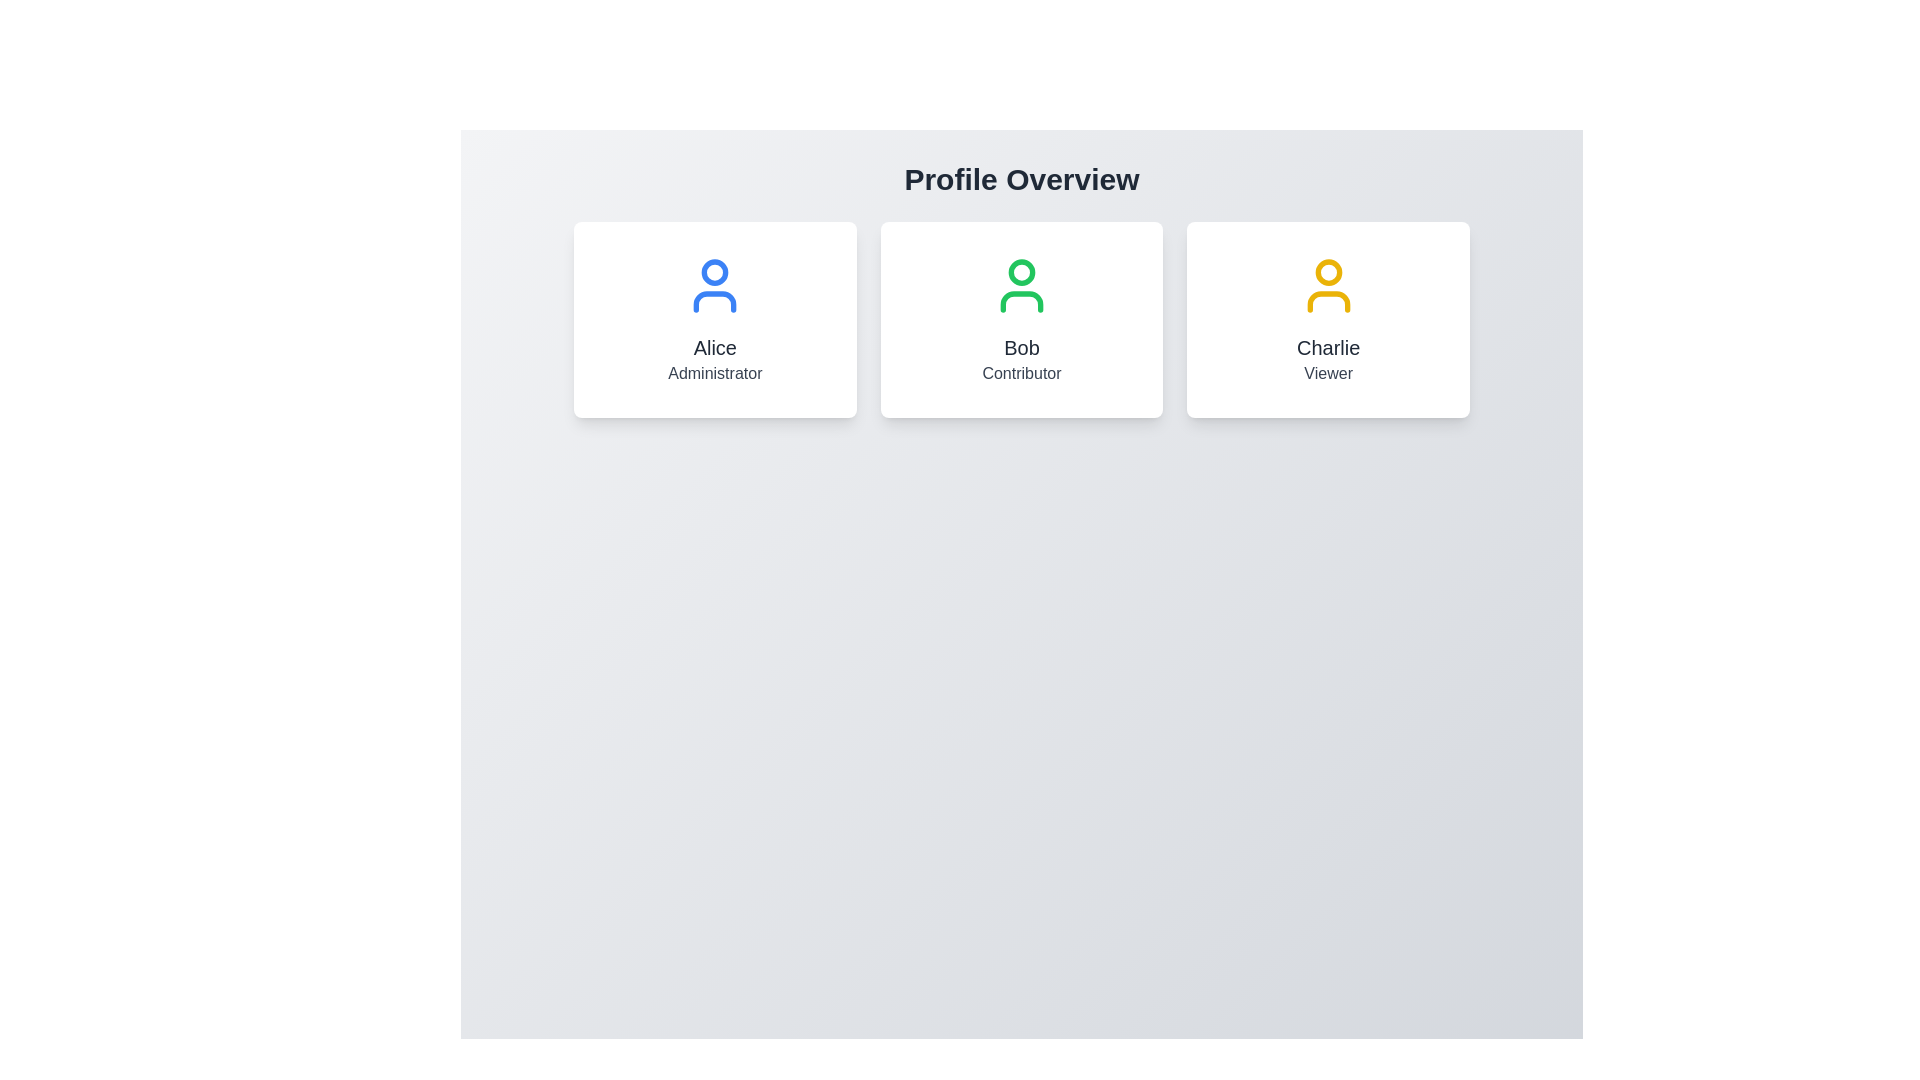 The height and width of the screenshot is (1080, 1920). I want to click on the static text label displaying 'Contributor' in a medium-sized, gray font, positioned below the larger text 'Bob' and the green profile icon, at the bottom of the card about 'Bob', so click(1022, 374).